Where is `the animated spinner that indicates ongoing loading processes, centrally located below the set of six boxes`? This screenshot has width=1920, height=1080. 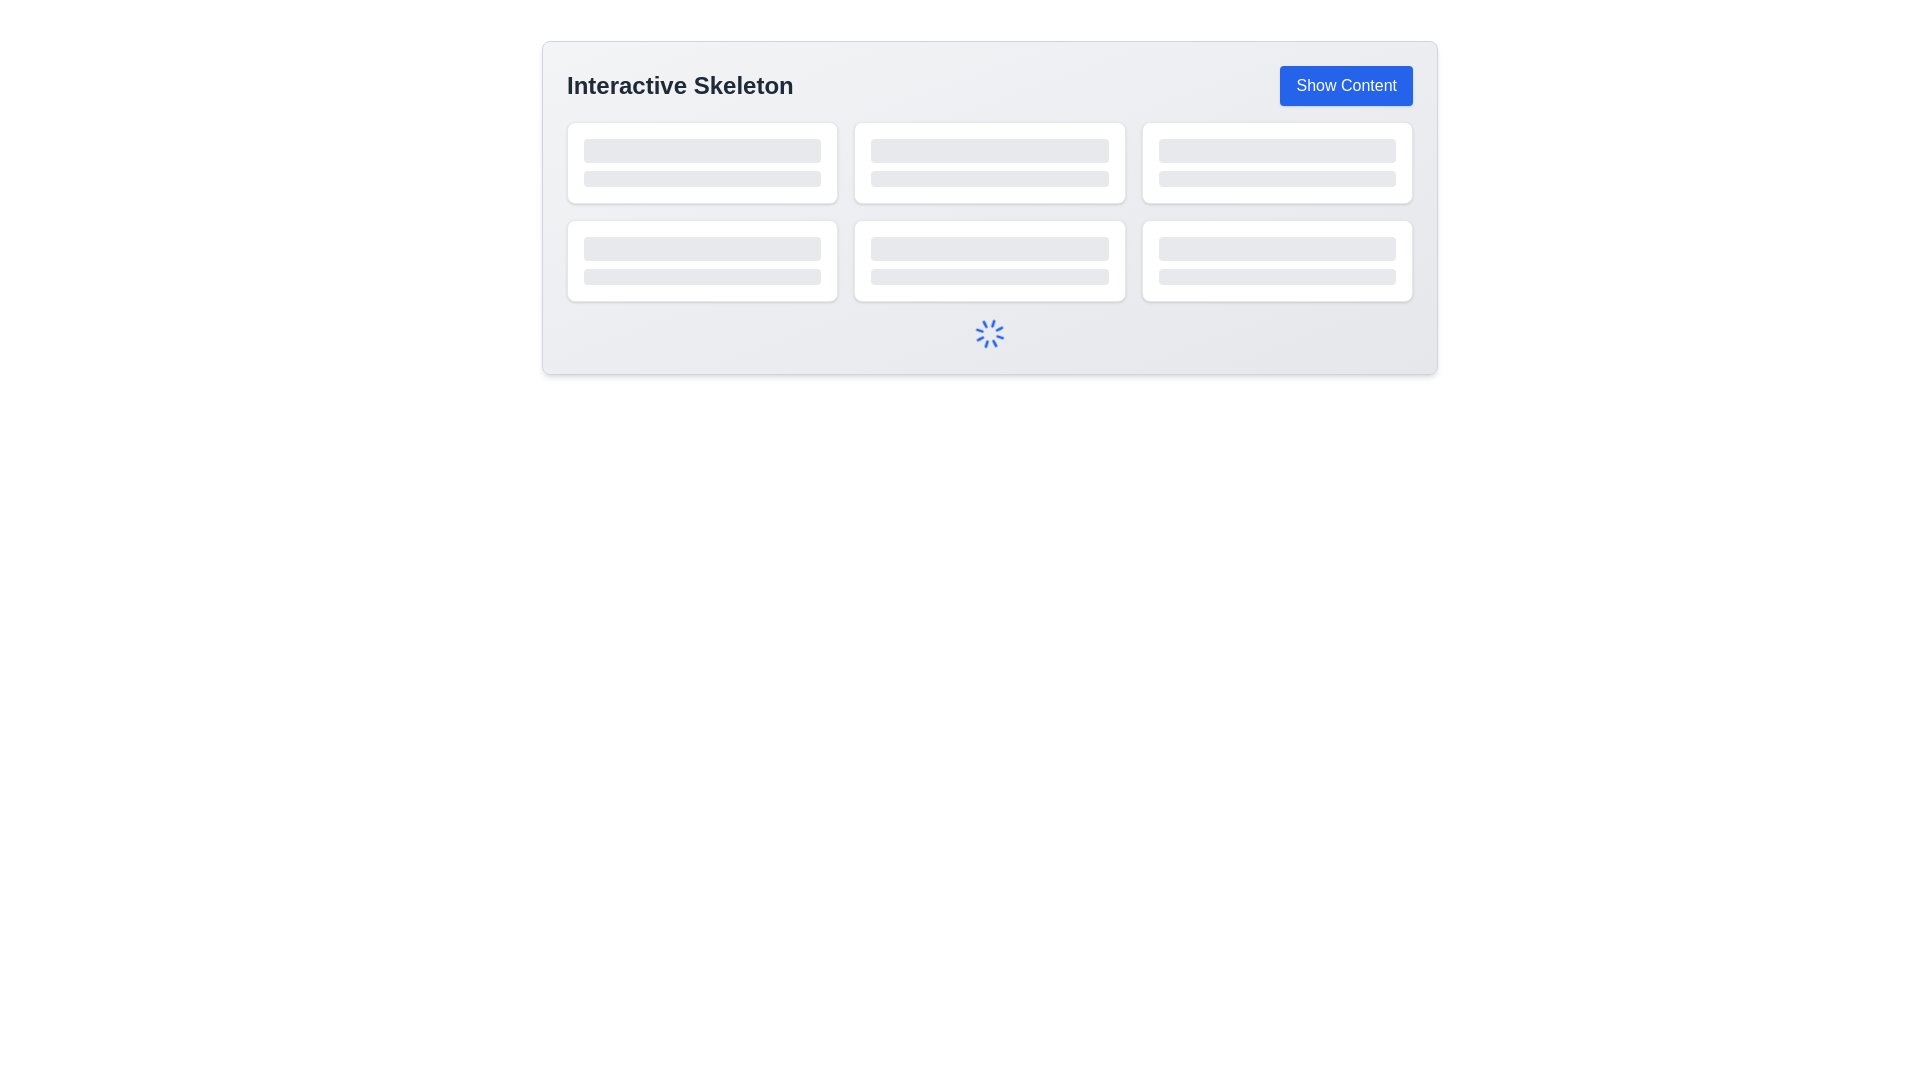
the animated spinner that indicates ongoing loading processes, centrally located below the set of six boxes is located at coordinates (989, 333).